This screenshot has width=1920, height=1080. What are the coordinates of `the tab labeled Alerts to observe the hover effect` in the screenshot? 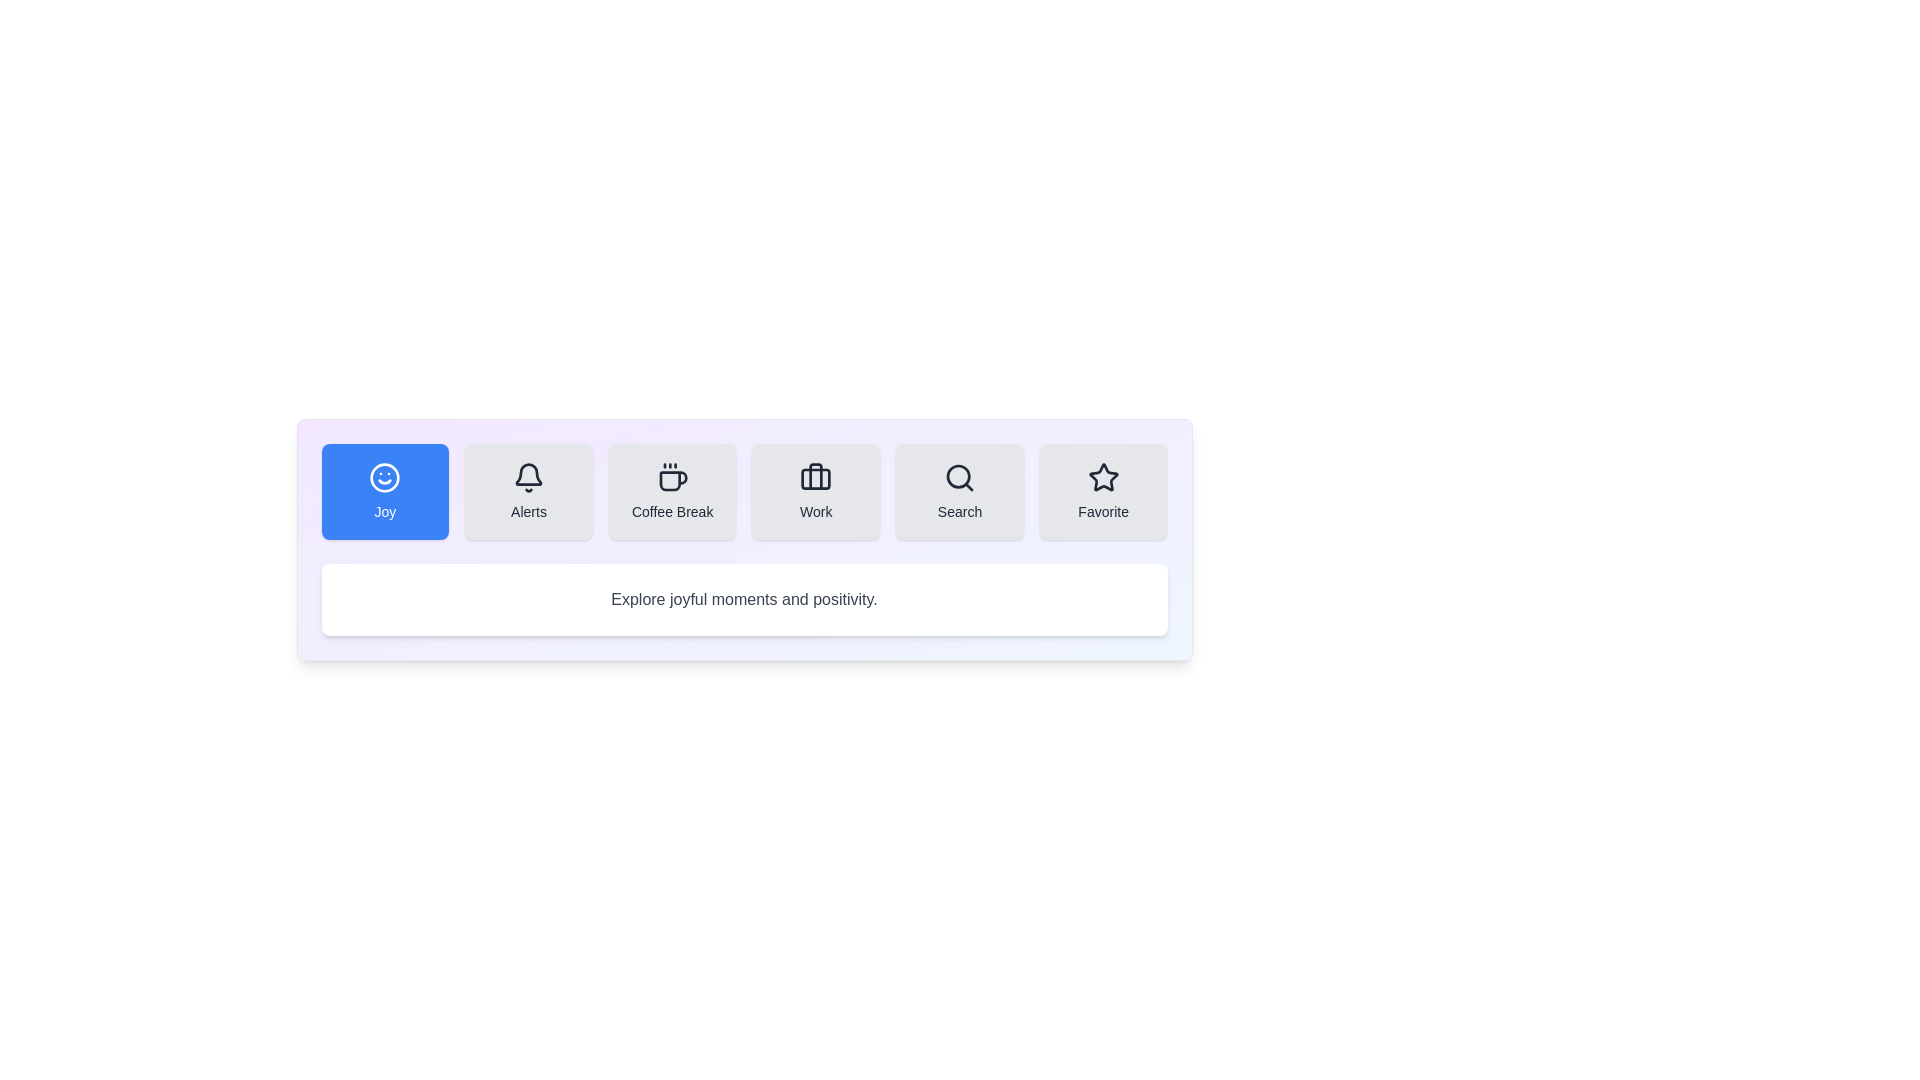 It's located at (528, 492).